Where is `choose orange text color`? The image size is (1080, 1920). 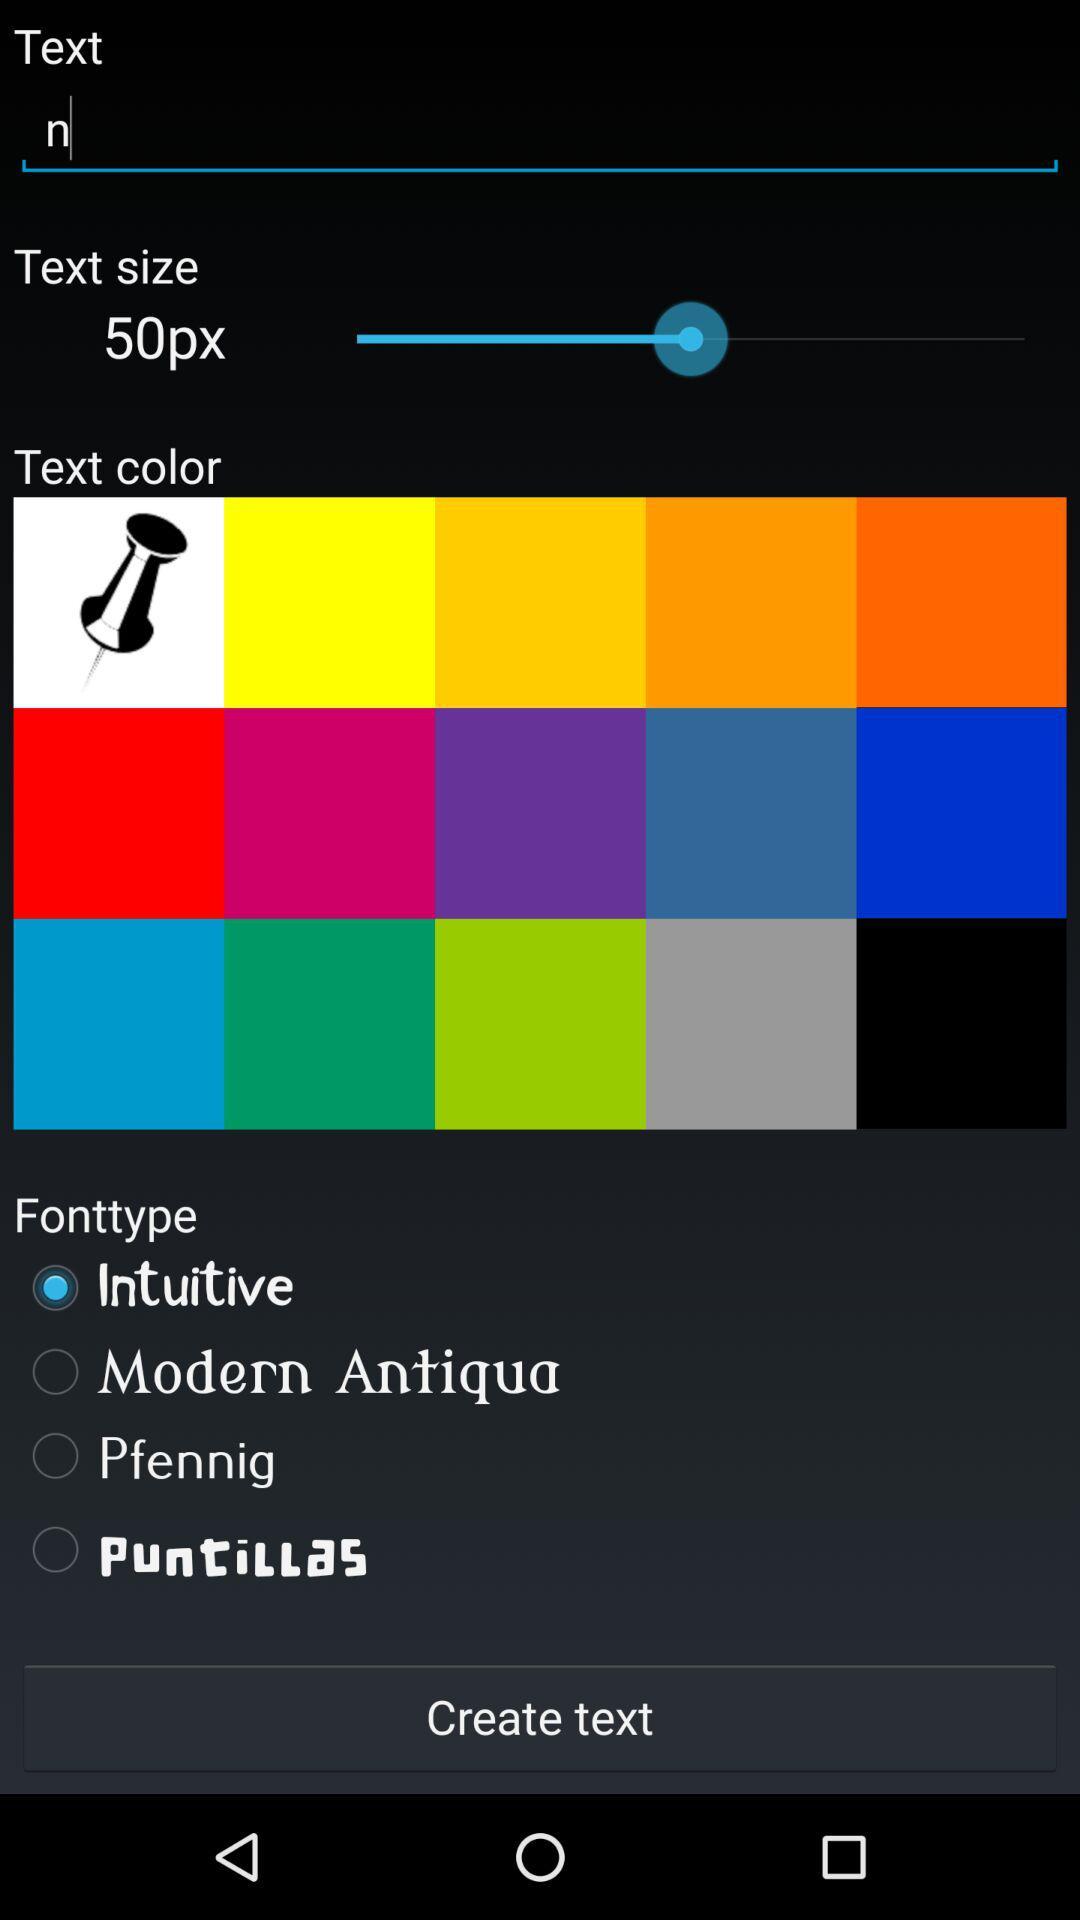 choose orange text color is located at coordinates (540, 601).